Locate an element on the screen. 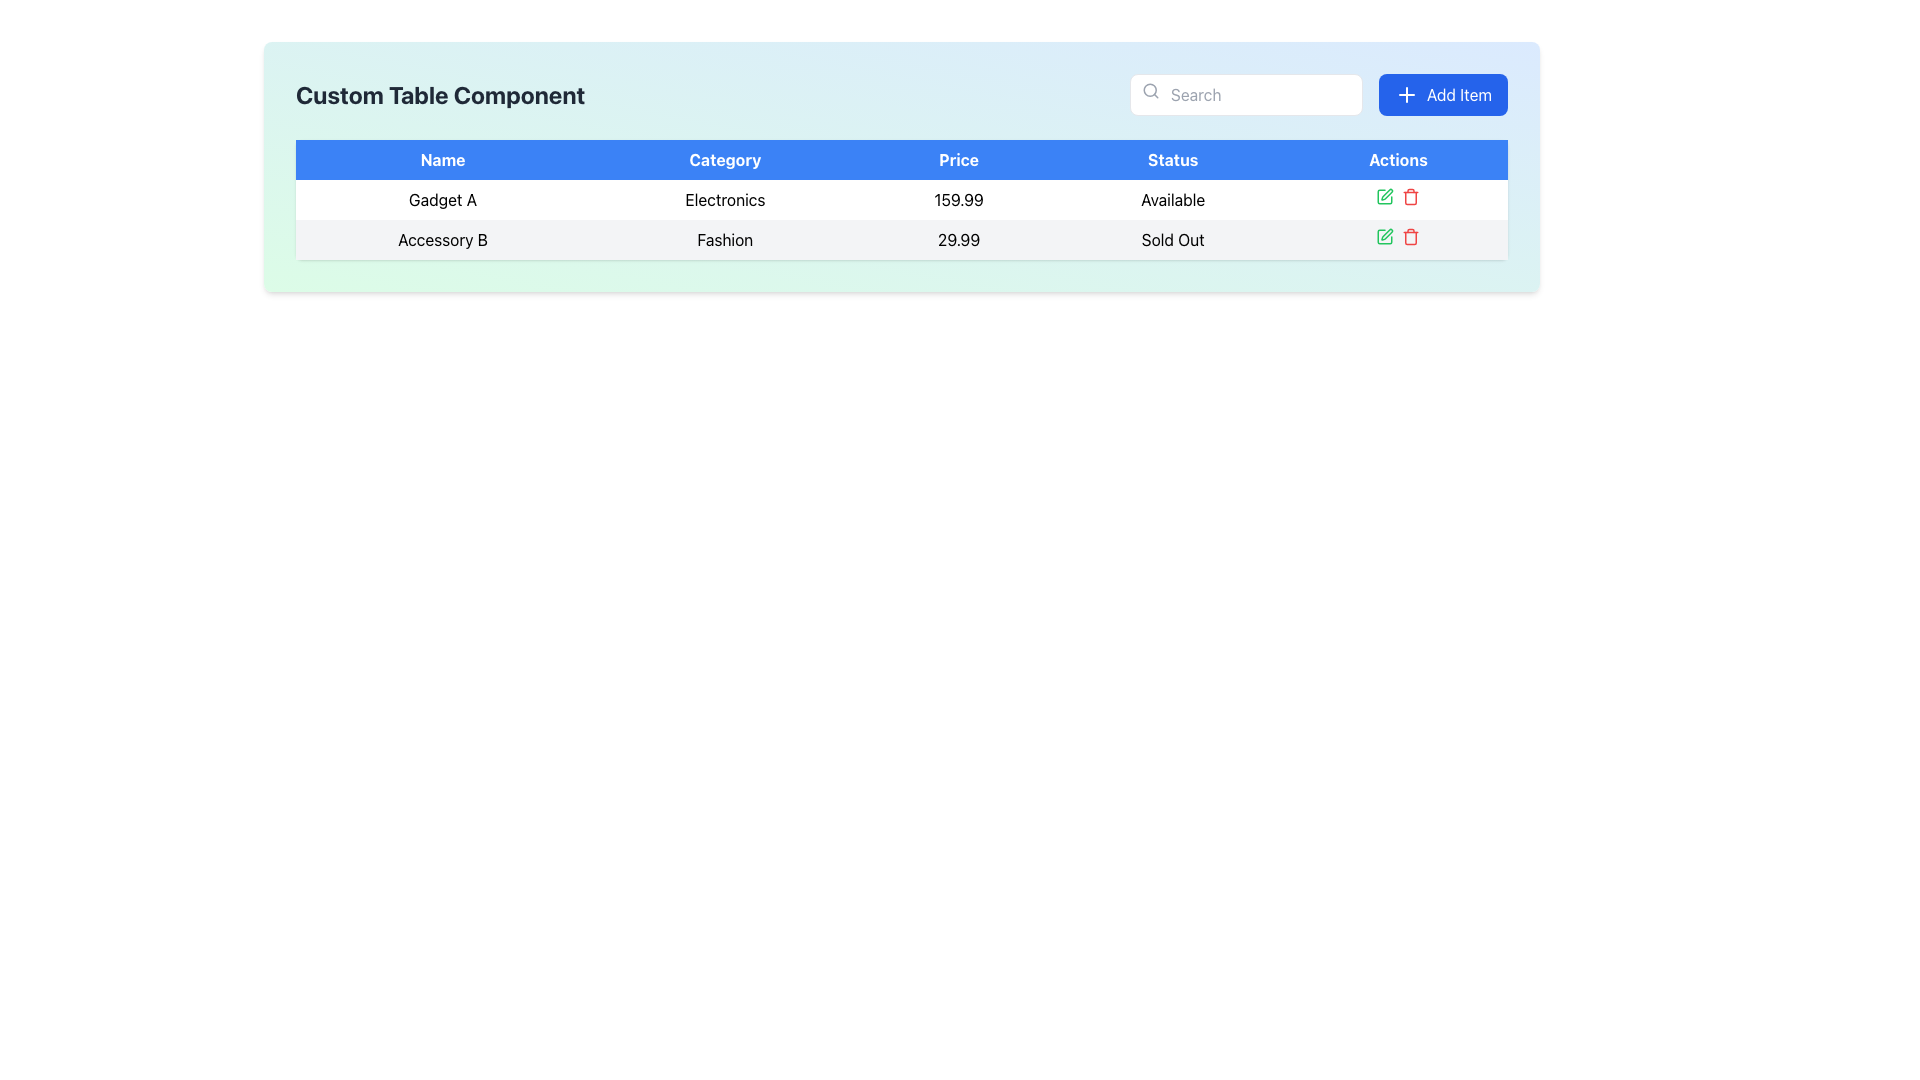  the Text label that displays the name of the item in the second row of the table under the 'Name' column is located at coordinates (442, 238).